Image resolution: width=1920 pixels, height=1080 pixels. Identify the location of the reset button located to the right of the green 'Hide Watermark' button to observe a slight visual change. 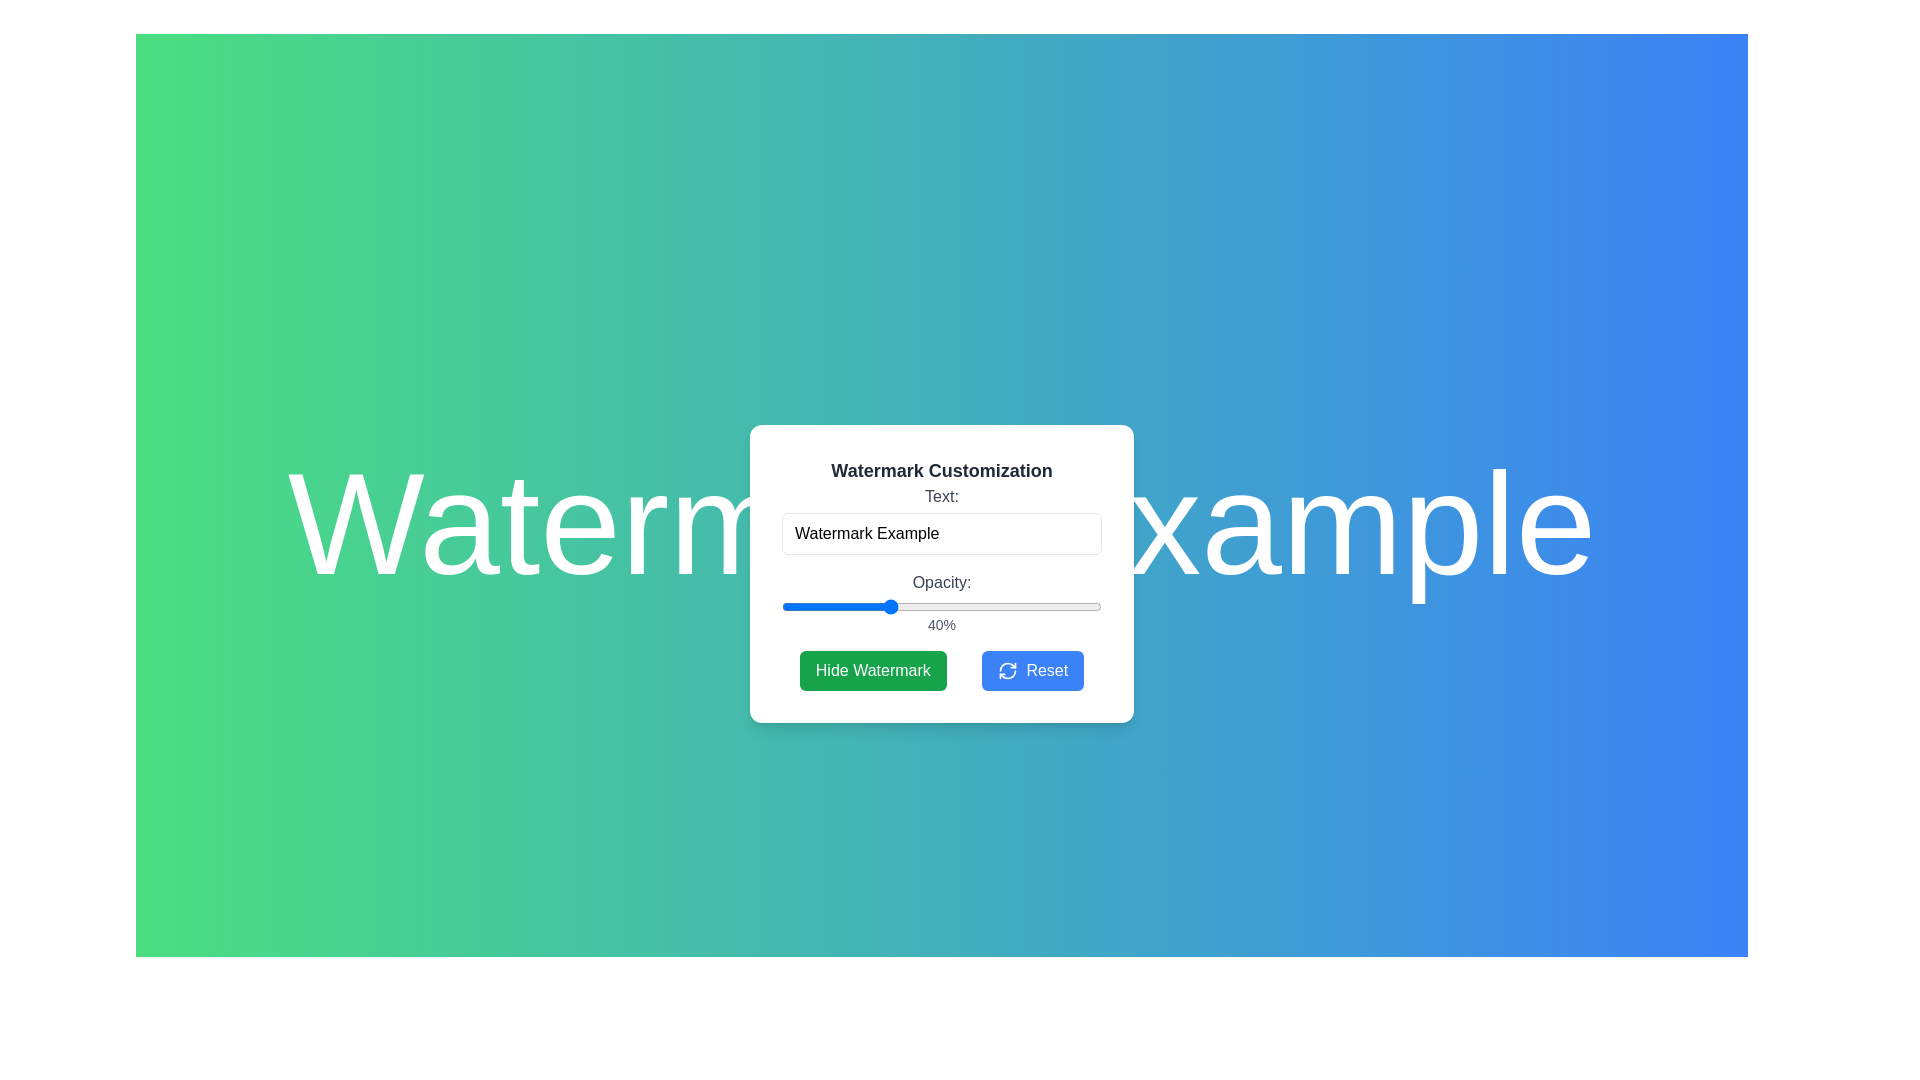
(1033, 671).